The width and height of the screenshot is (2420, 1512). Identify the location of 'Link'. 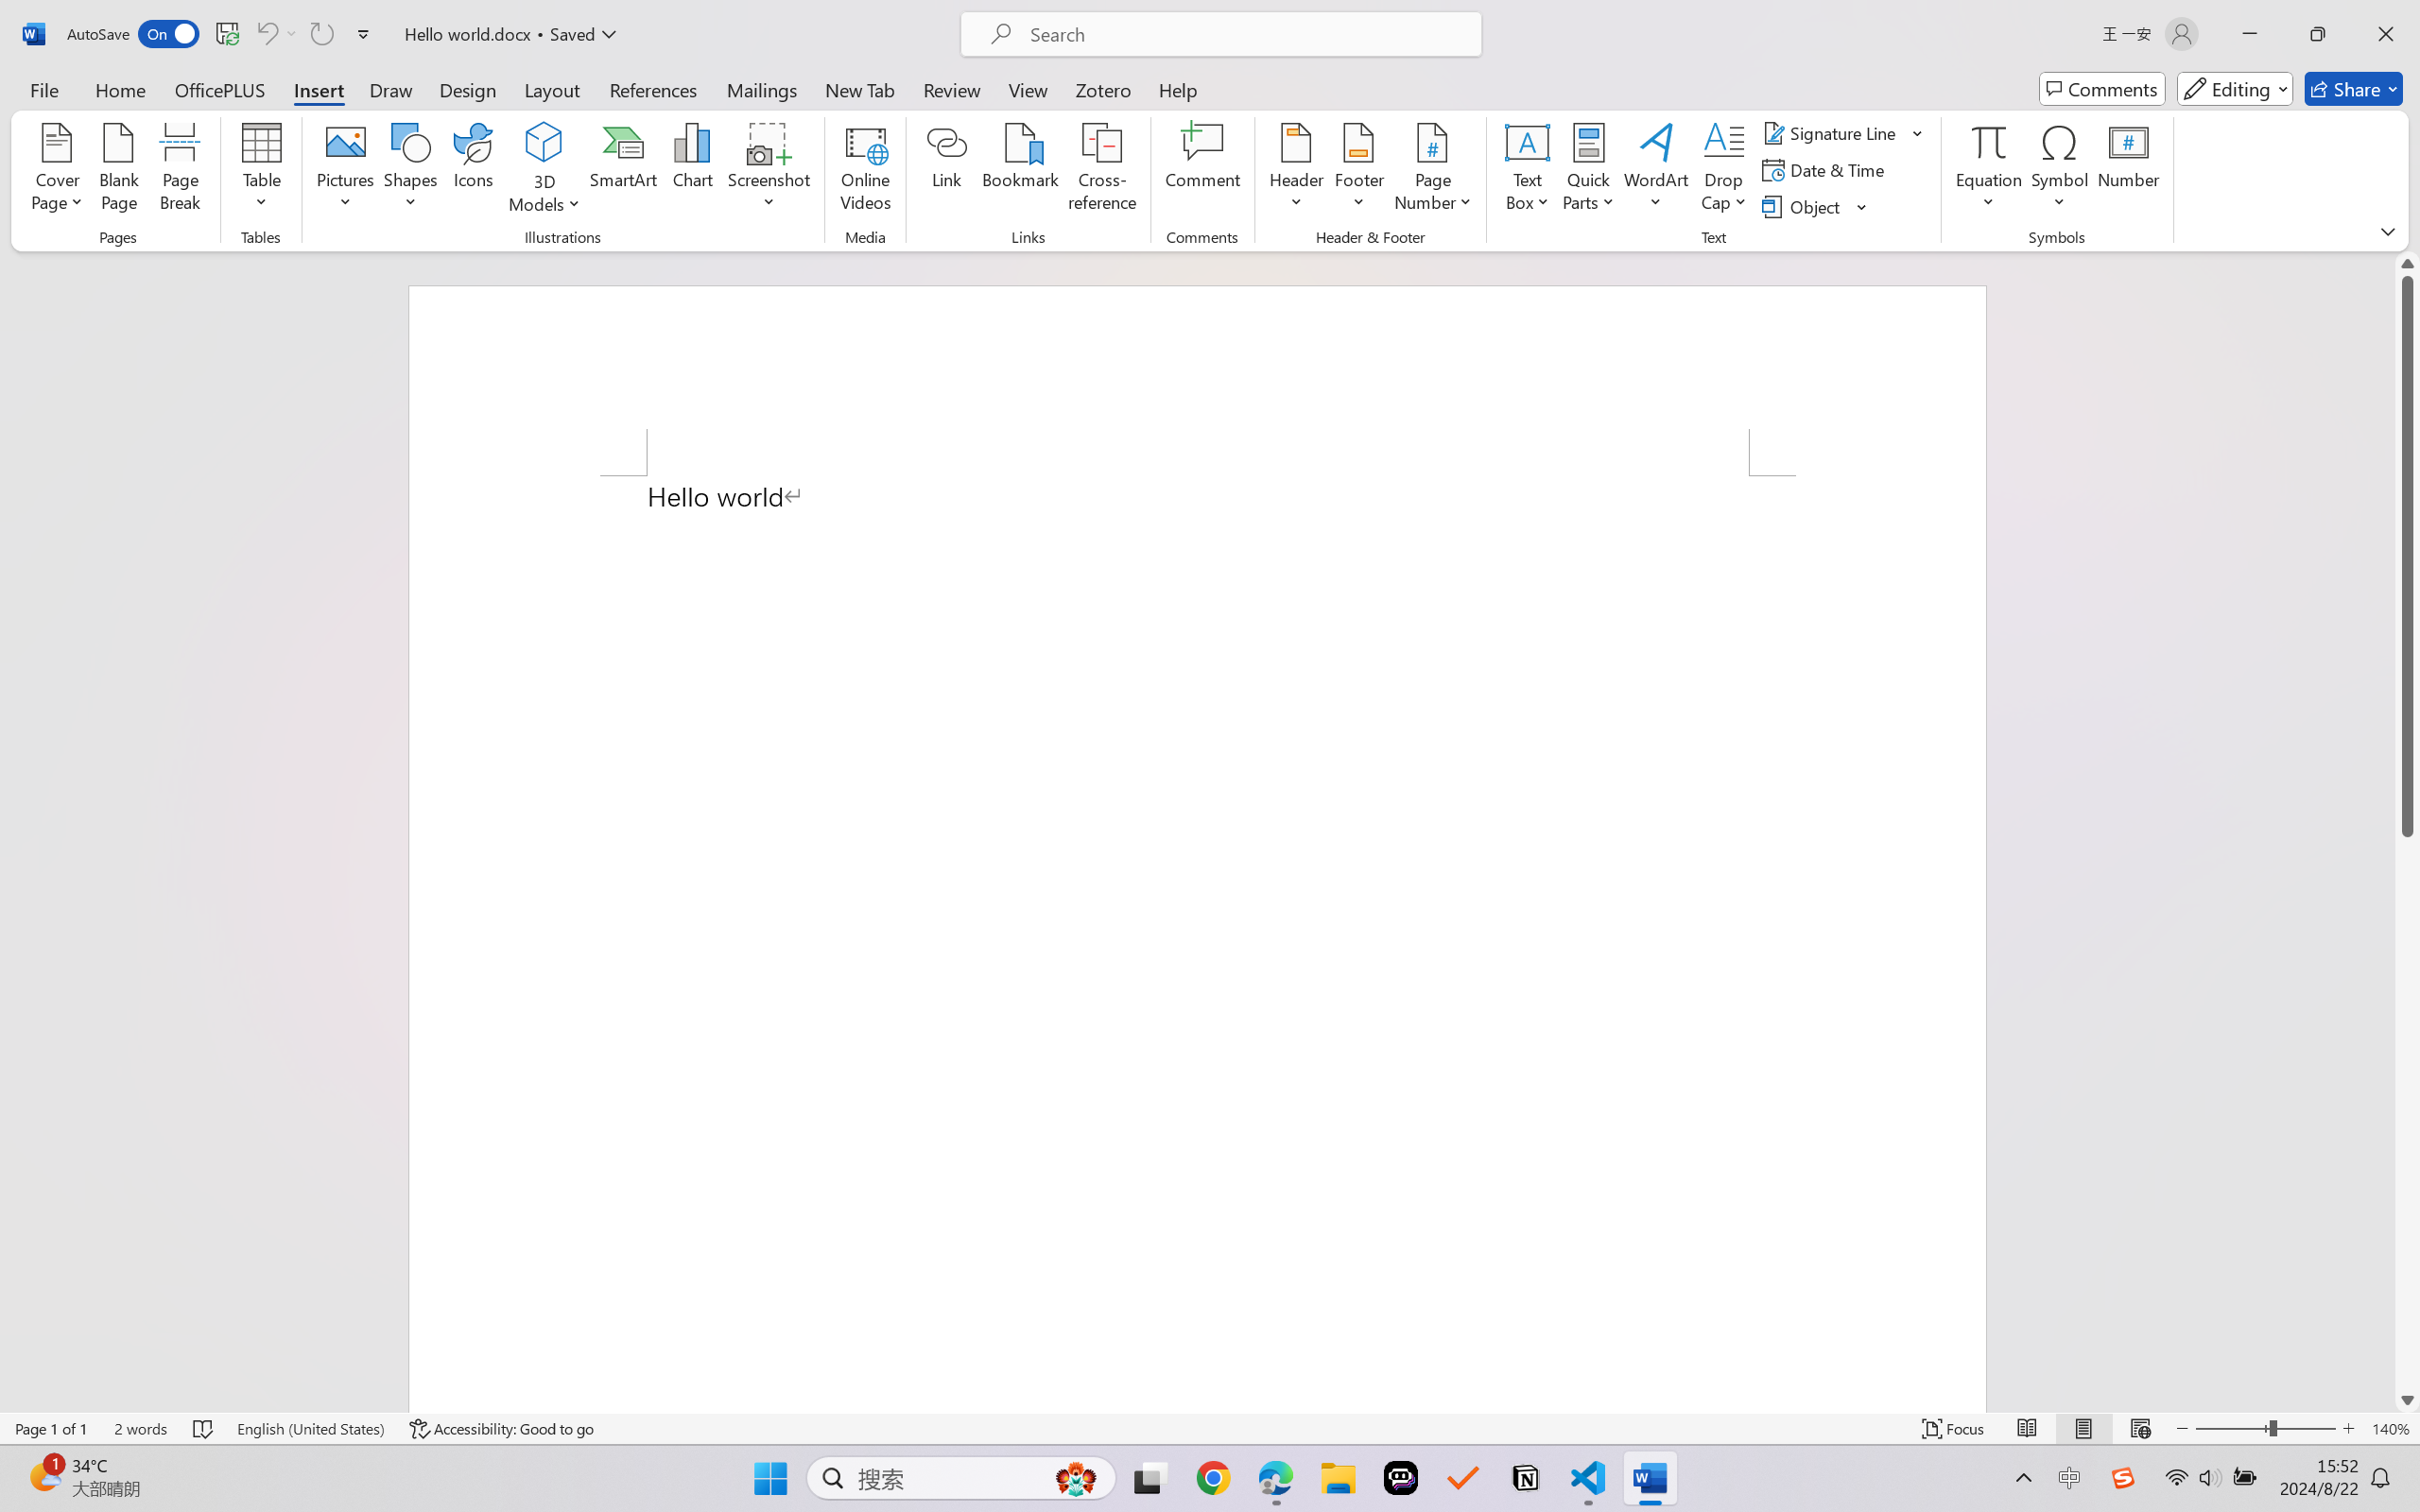
(946, 170).